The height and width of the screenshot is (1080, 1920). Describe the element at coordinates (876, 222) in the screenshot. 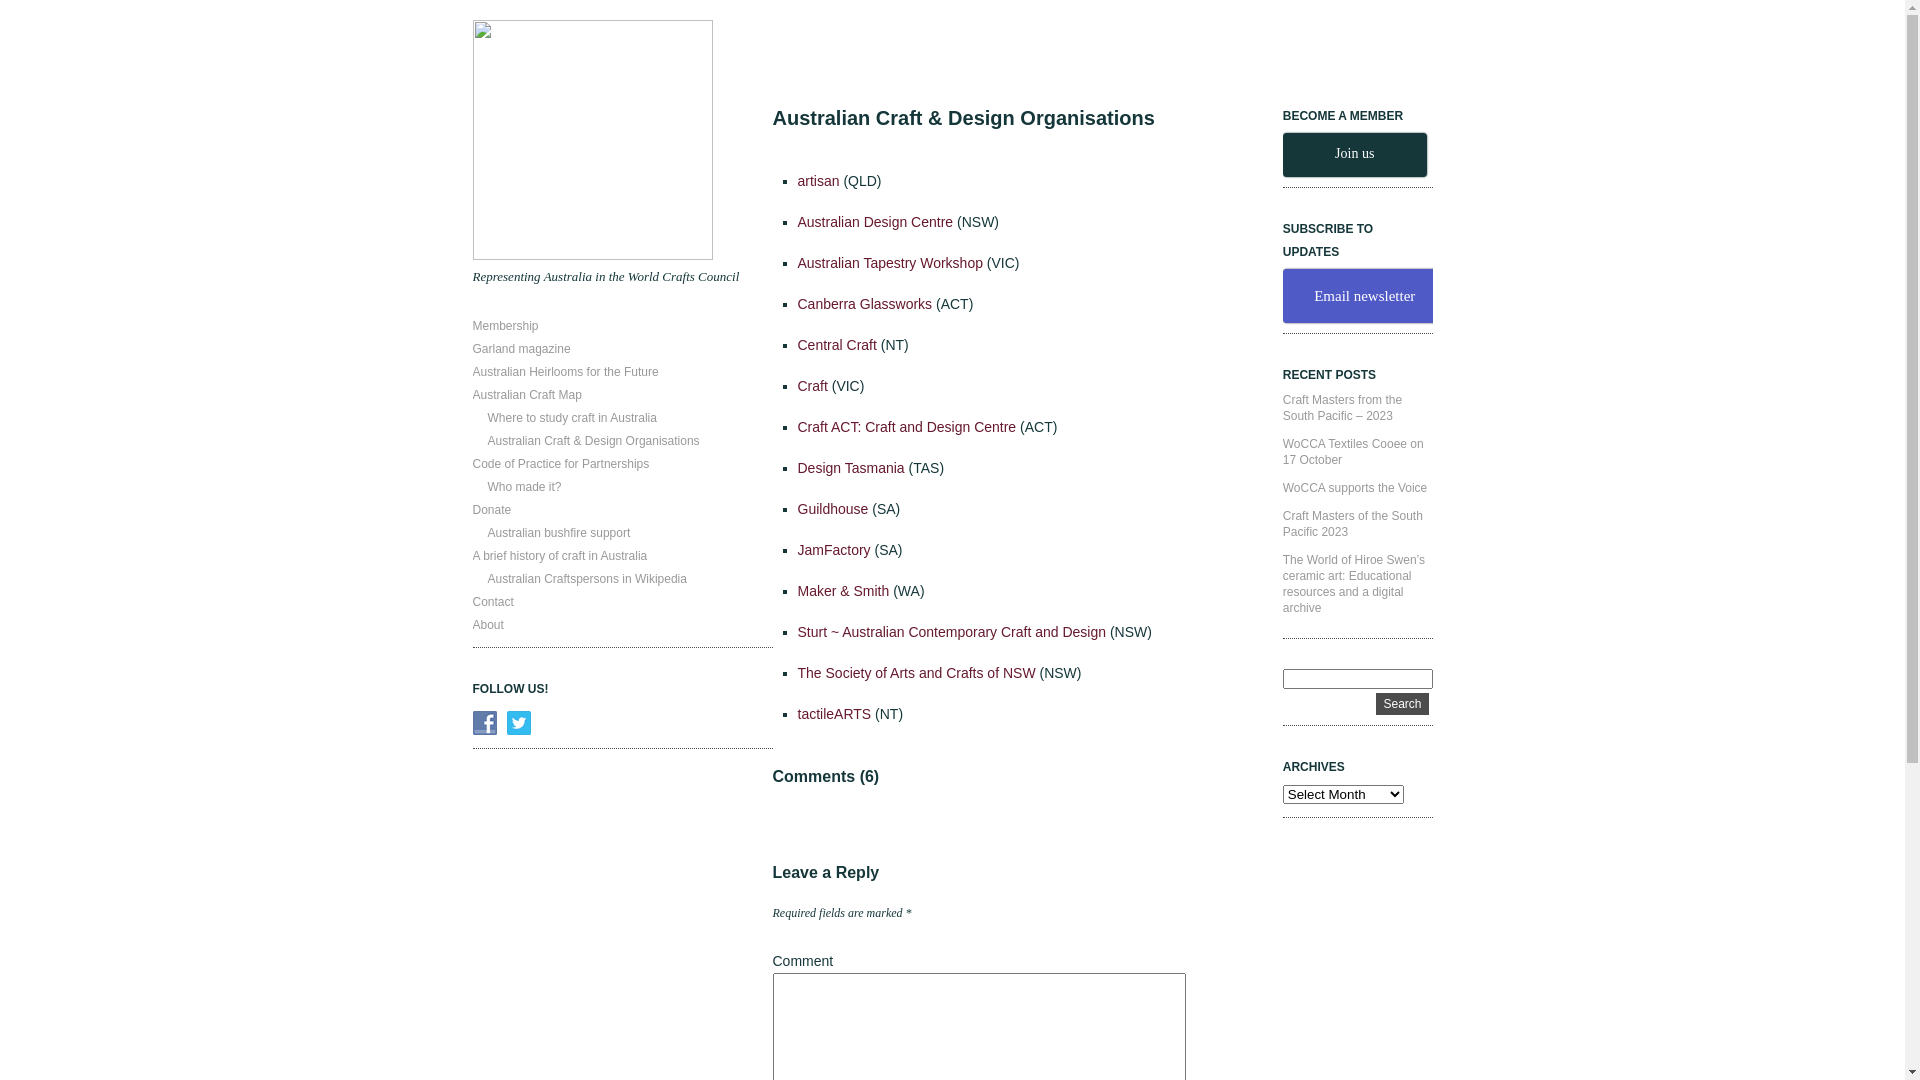

I see `'Australian Design Centre'` at that location.